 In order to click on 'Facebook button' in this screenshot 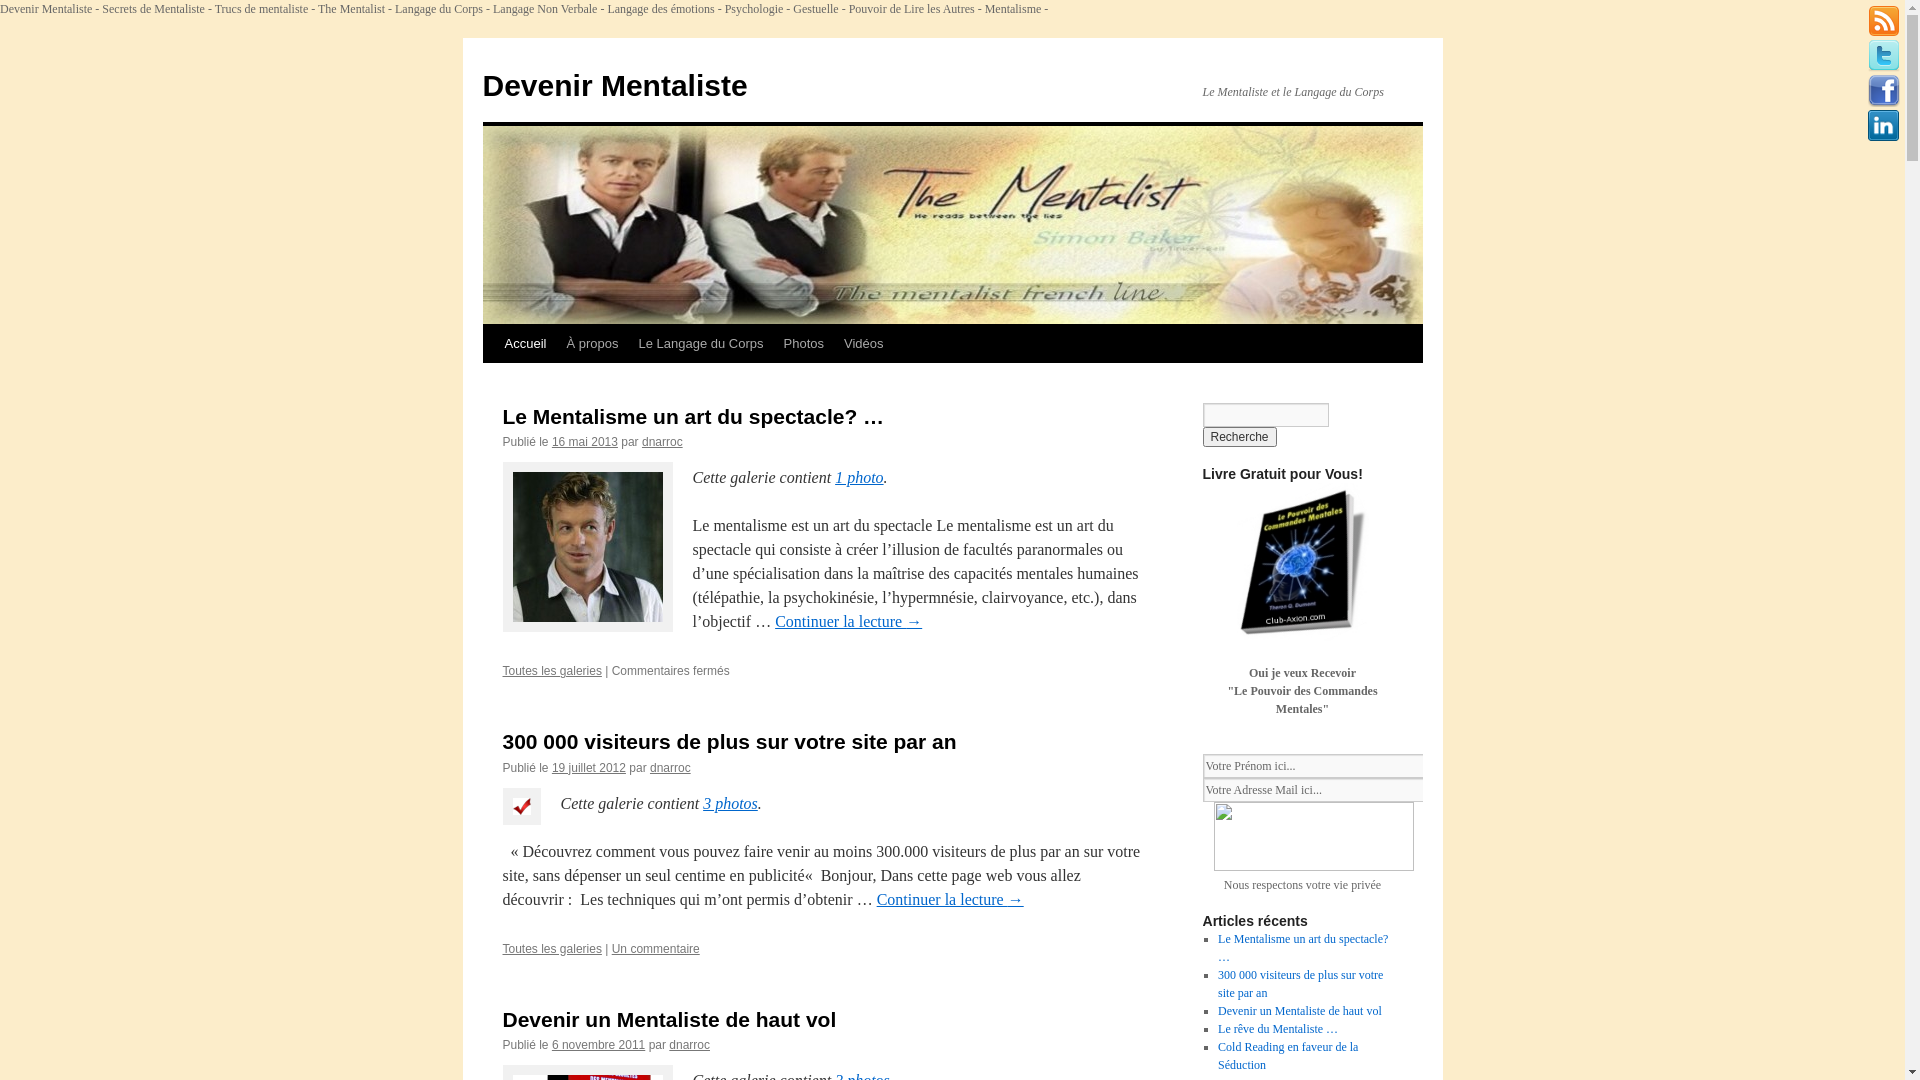, I will do `click(1882, 91)`.